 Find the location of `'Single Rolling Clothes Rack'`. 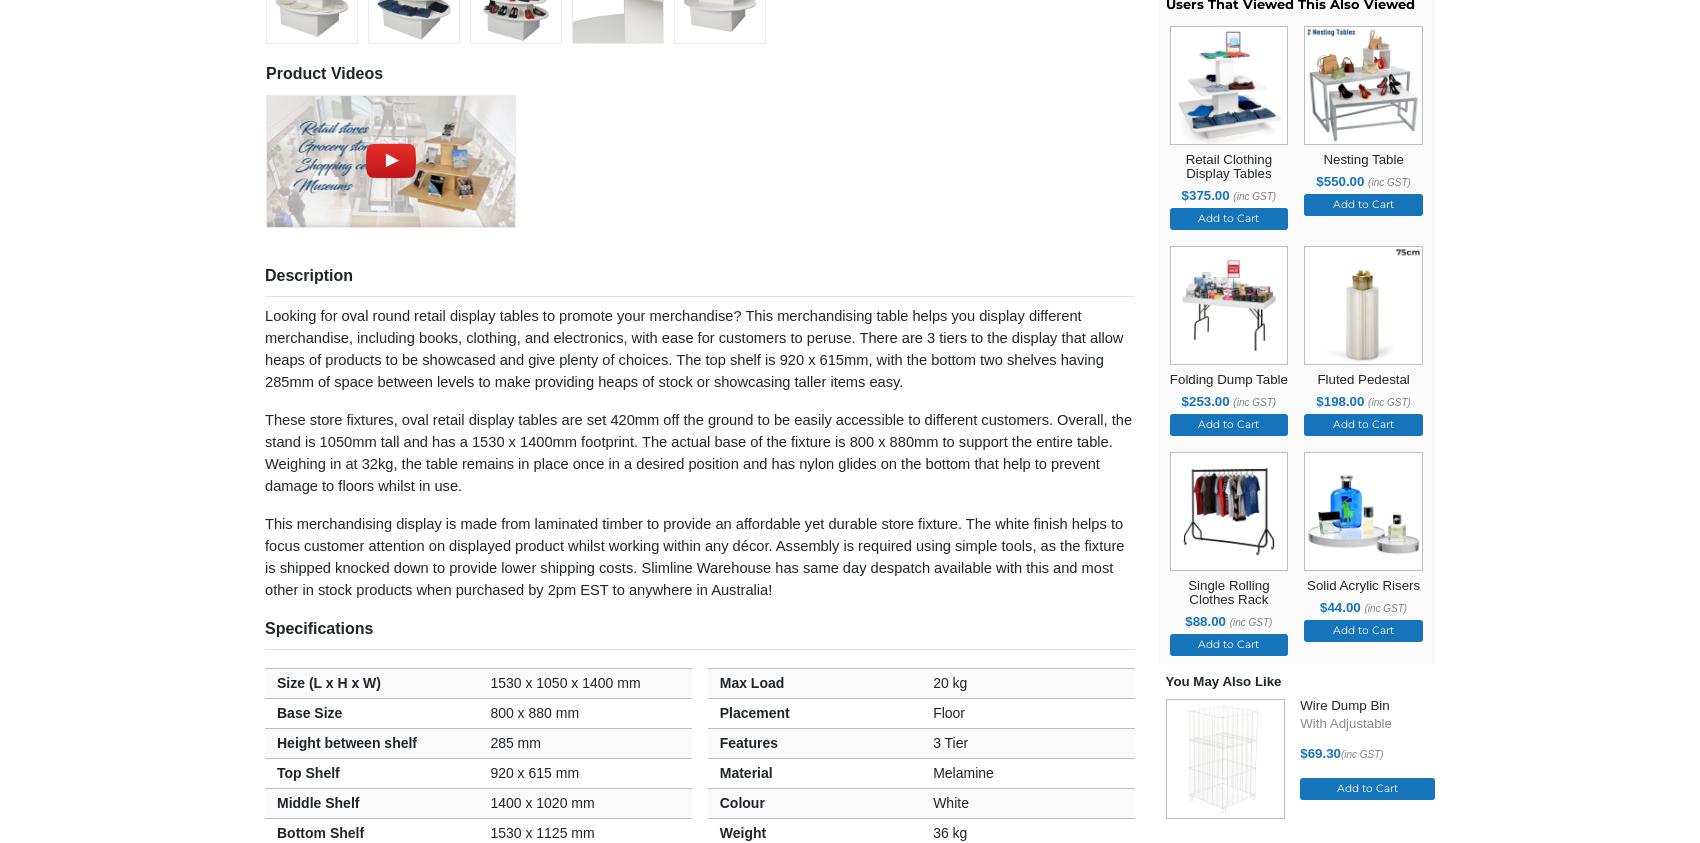

'Single Rolling Clothes Rack' is located at coordinates (1227, 590).